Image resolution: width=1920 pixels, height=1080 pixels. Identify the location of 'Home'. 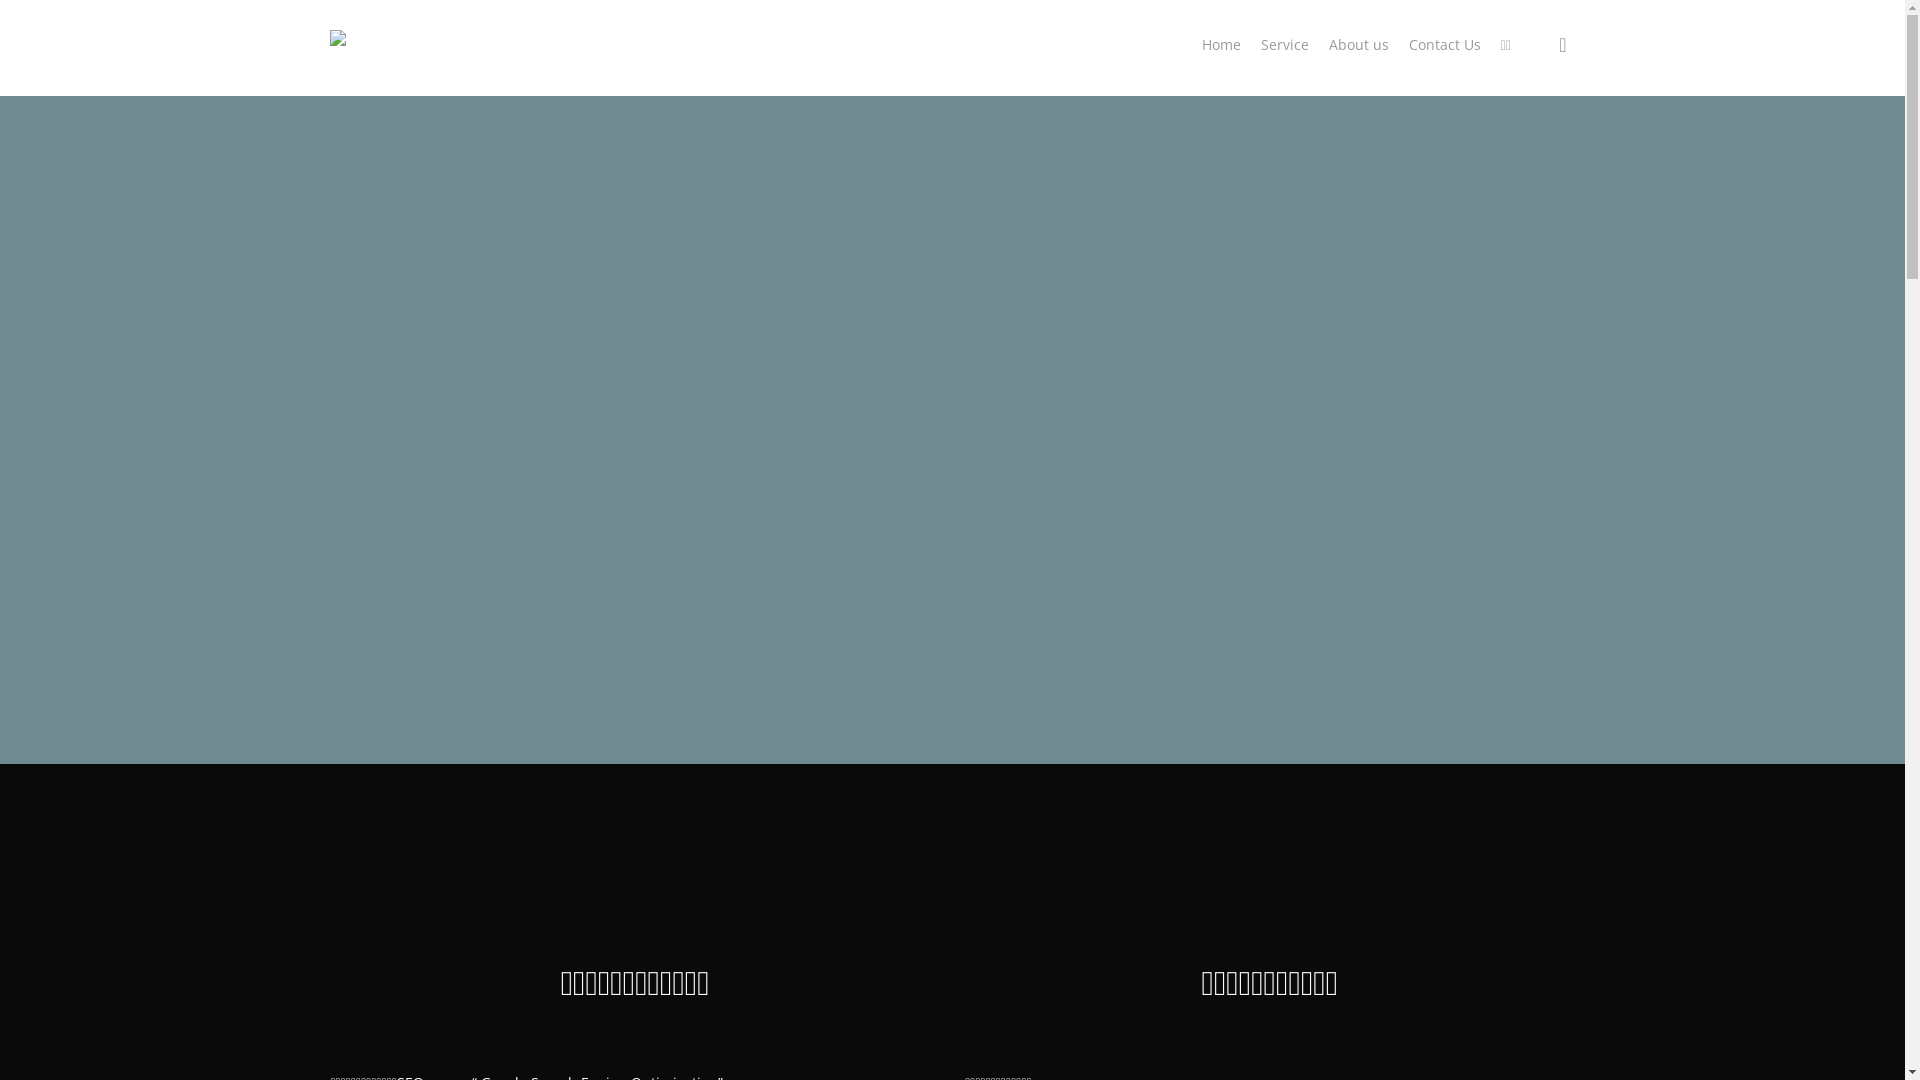
(1200, 45).